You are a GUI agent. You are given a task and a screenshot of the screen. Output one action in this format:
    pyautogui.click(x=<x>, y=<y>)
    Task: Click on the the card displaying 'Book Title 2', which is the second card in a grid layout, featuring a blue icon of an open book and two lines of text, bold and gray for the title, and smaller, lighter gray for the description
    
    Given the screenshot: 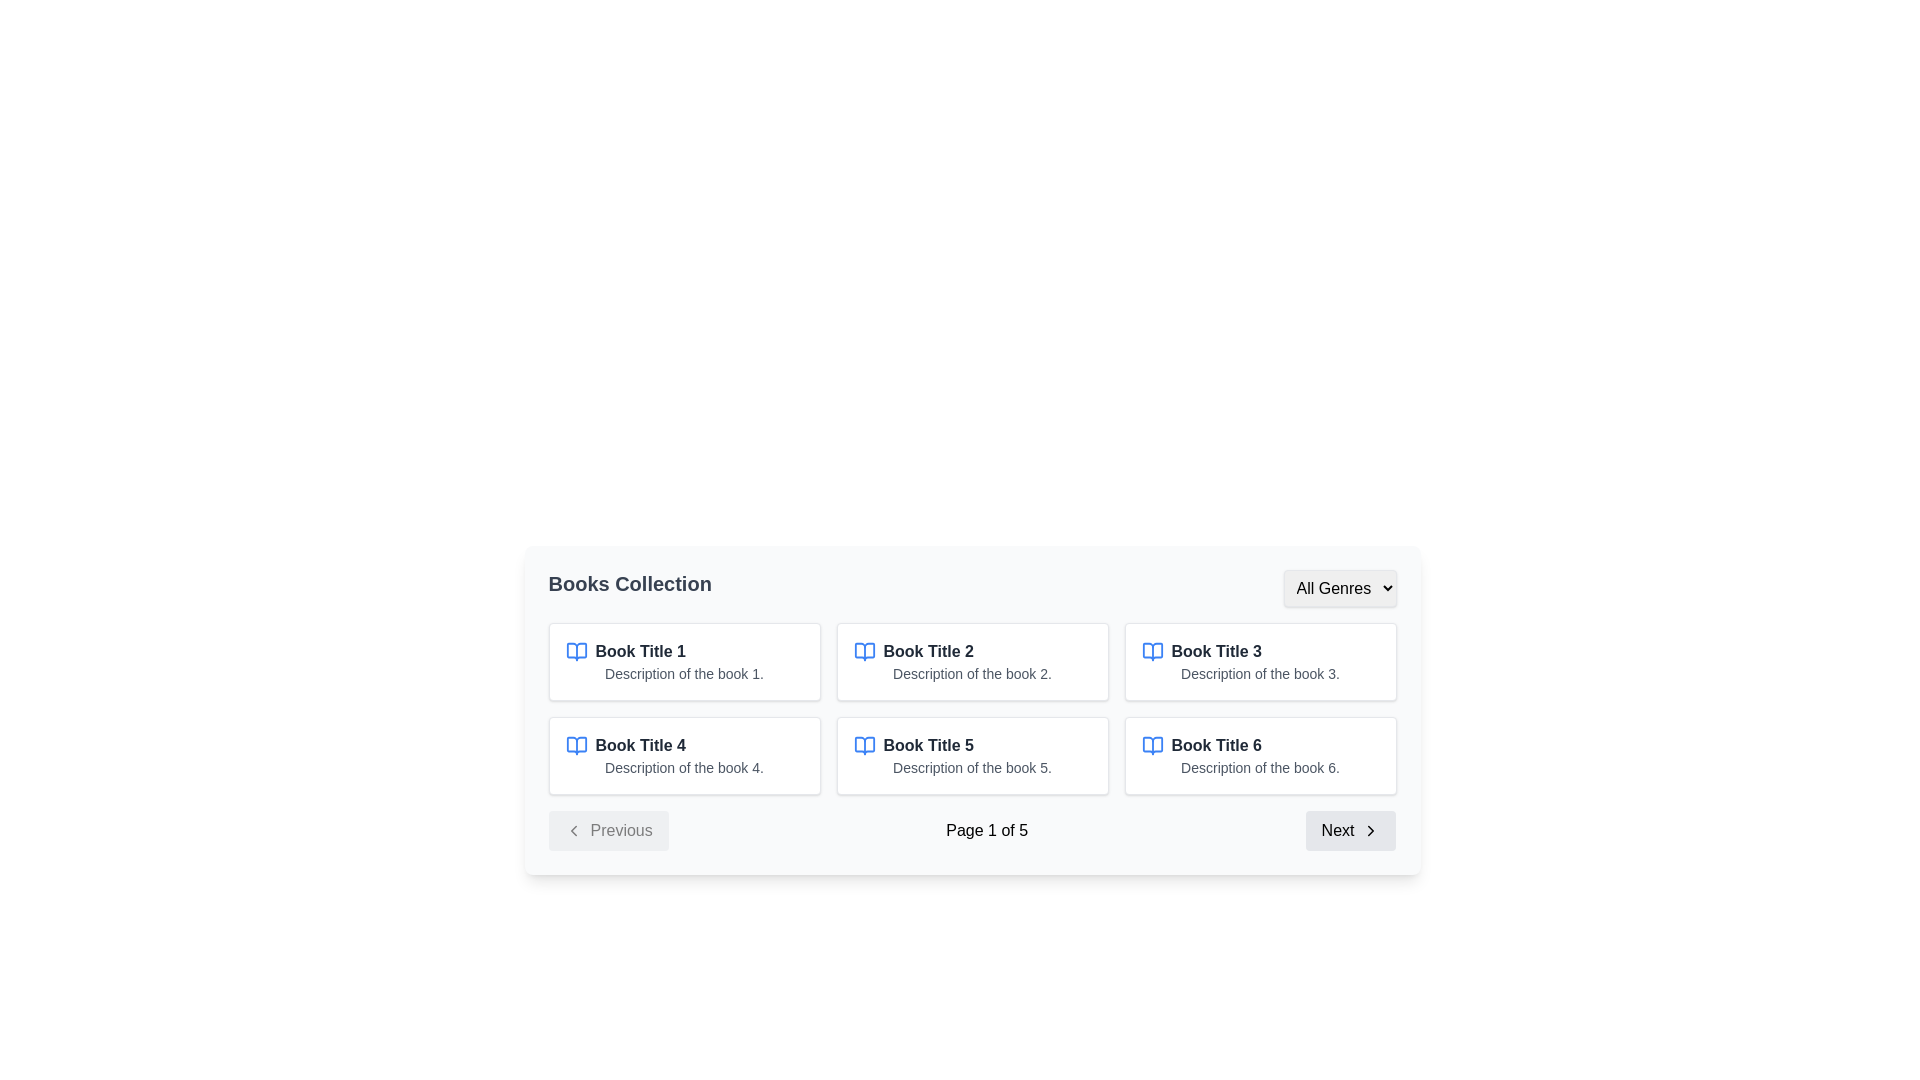 What is the action you would take?
    pyautogui.click(x=972, y=662)
    